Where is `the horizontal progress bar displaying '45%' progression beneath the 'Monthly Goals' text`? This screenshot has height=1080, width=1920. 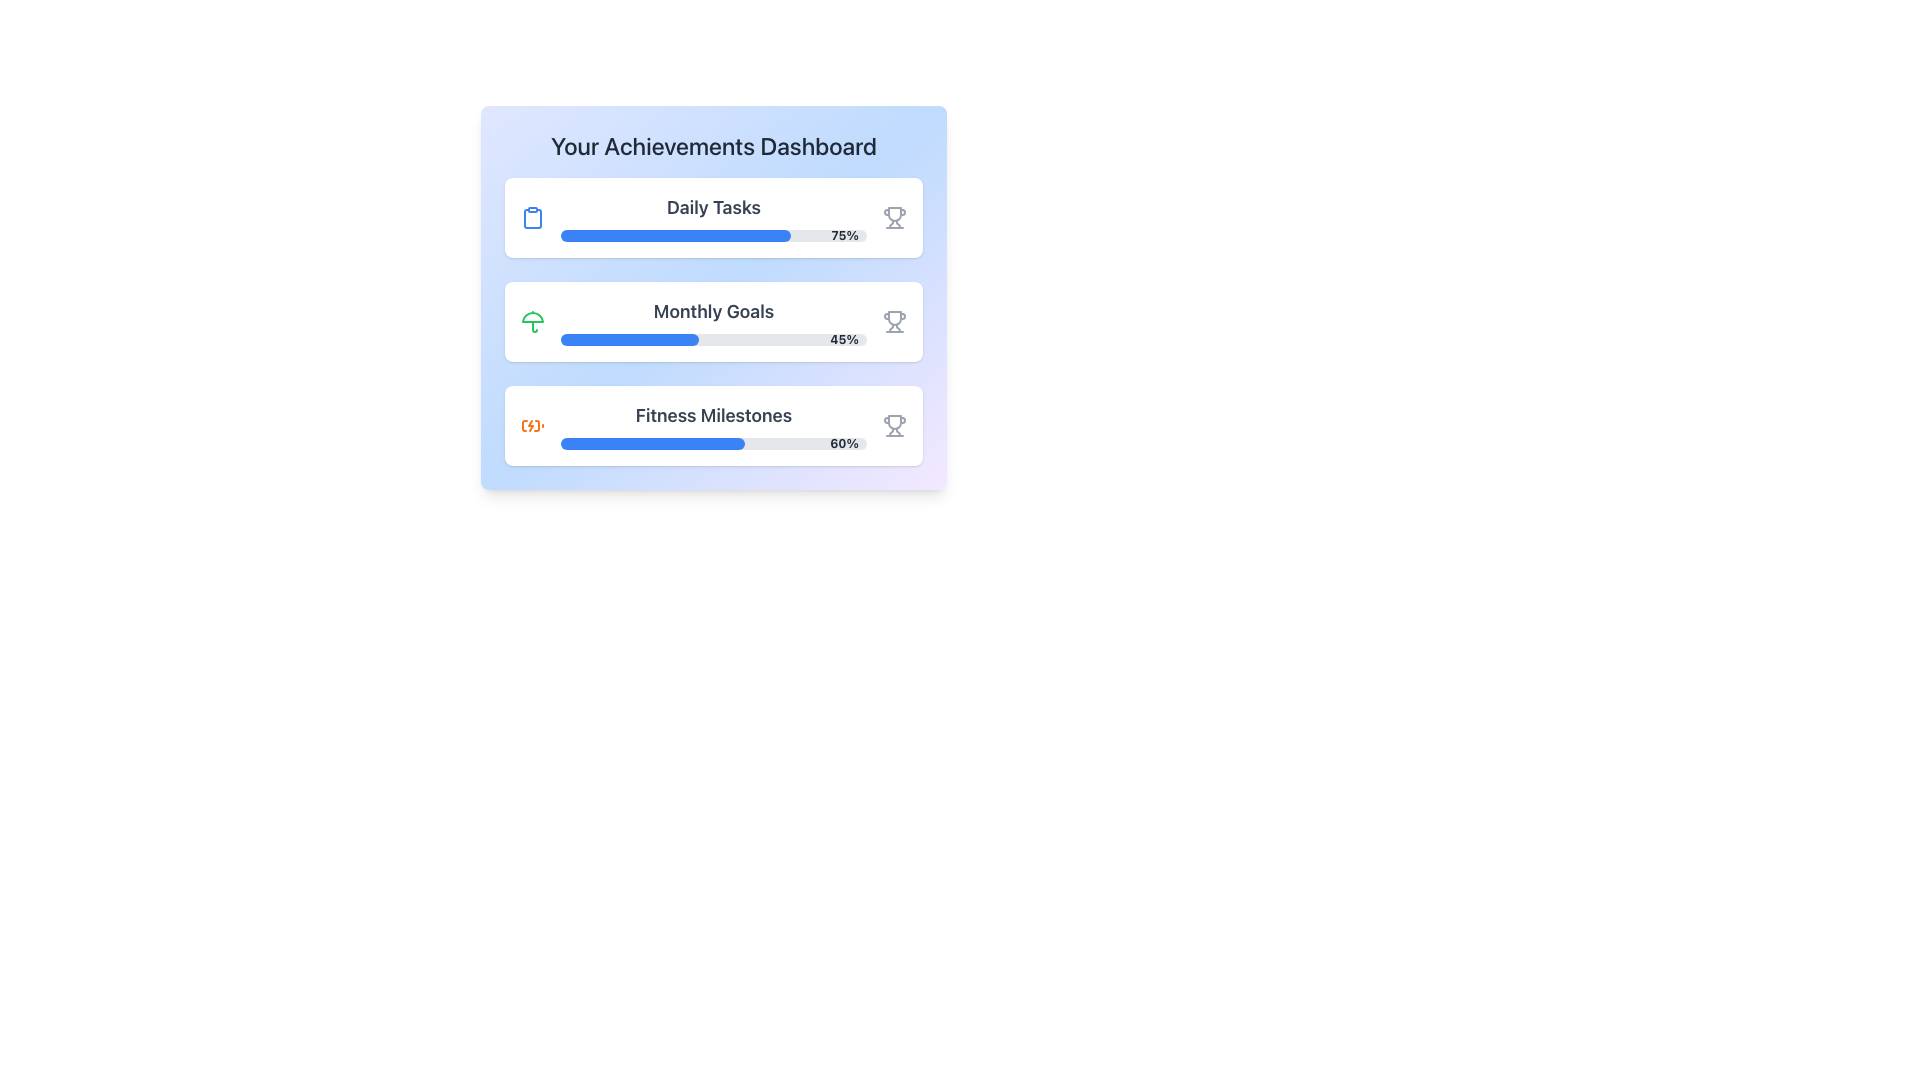
the horizontal progress bar displaying '45%' progression beneath the 'Monthly Goals' text is located at coordinates (714, 338).